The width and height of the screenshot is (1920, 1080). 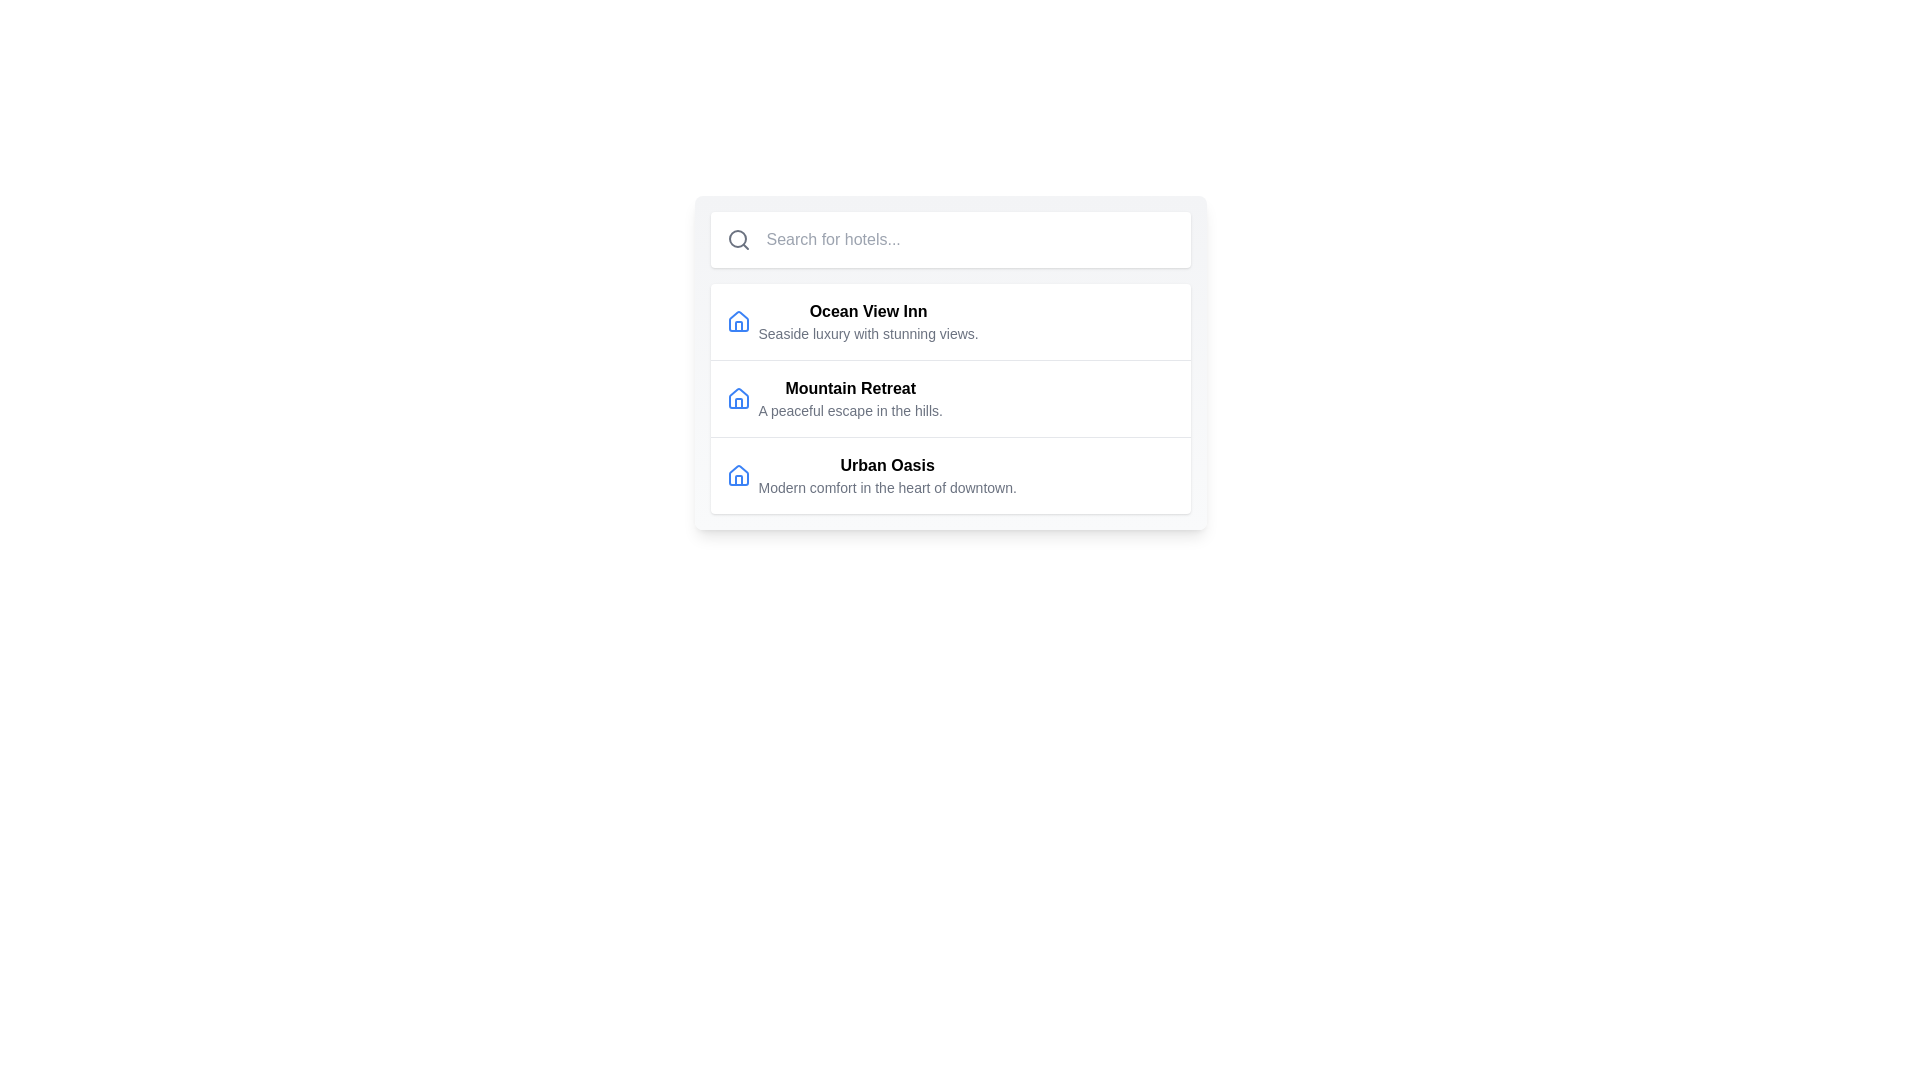 I want to click on the icon representing the property listing for 'Mountain Retreat A peaceful escape in the hills.', located in the second list item, so click(x=737, y=398).